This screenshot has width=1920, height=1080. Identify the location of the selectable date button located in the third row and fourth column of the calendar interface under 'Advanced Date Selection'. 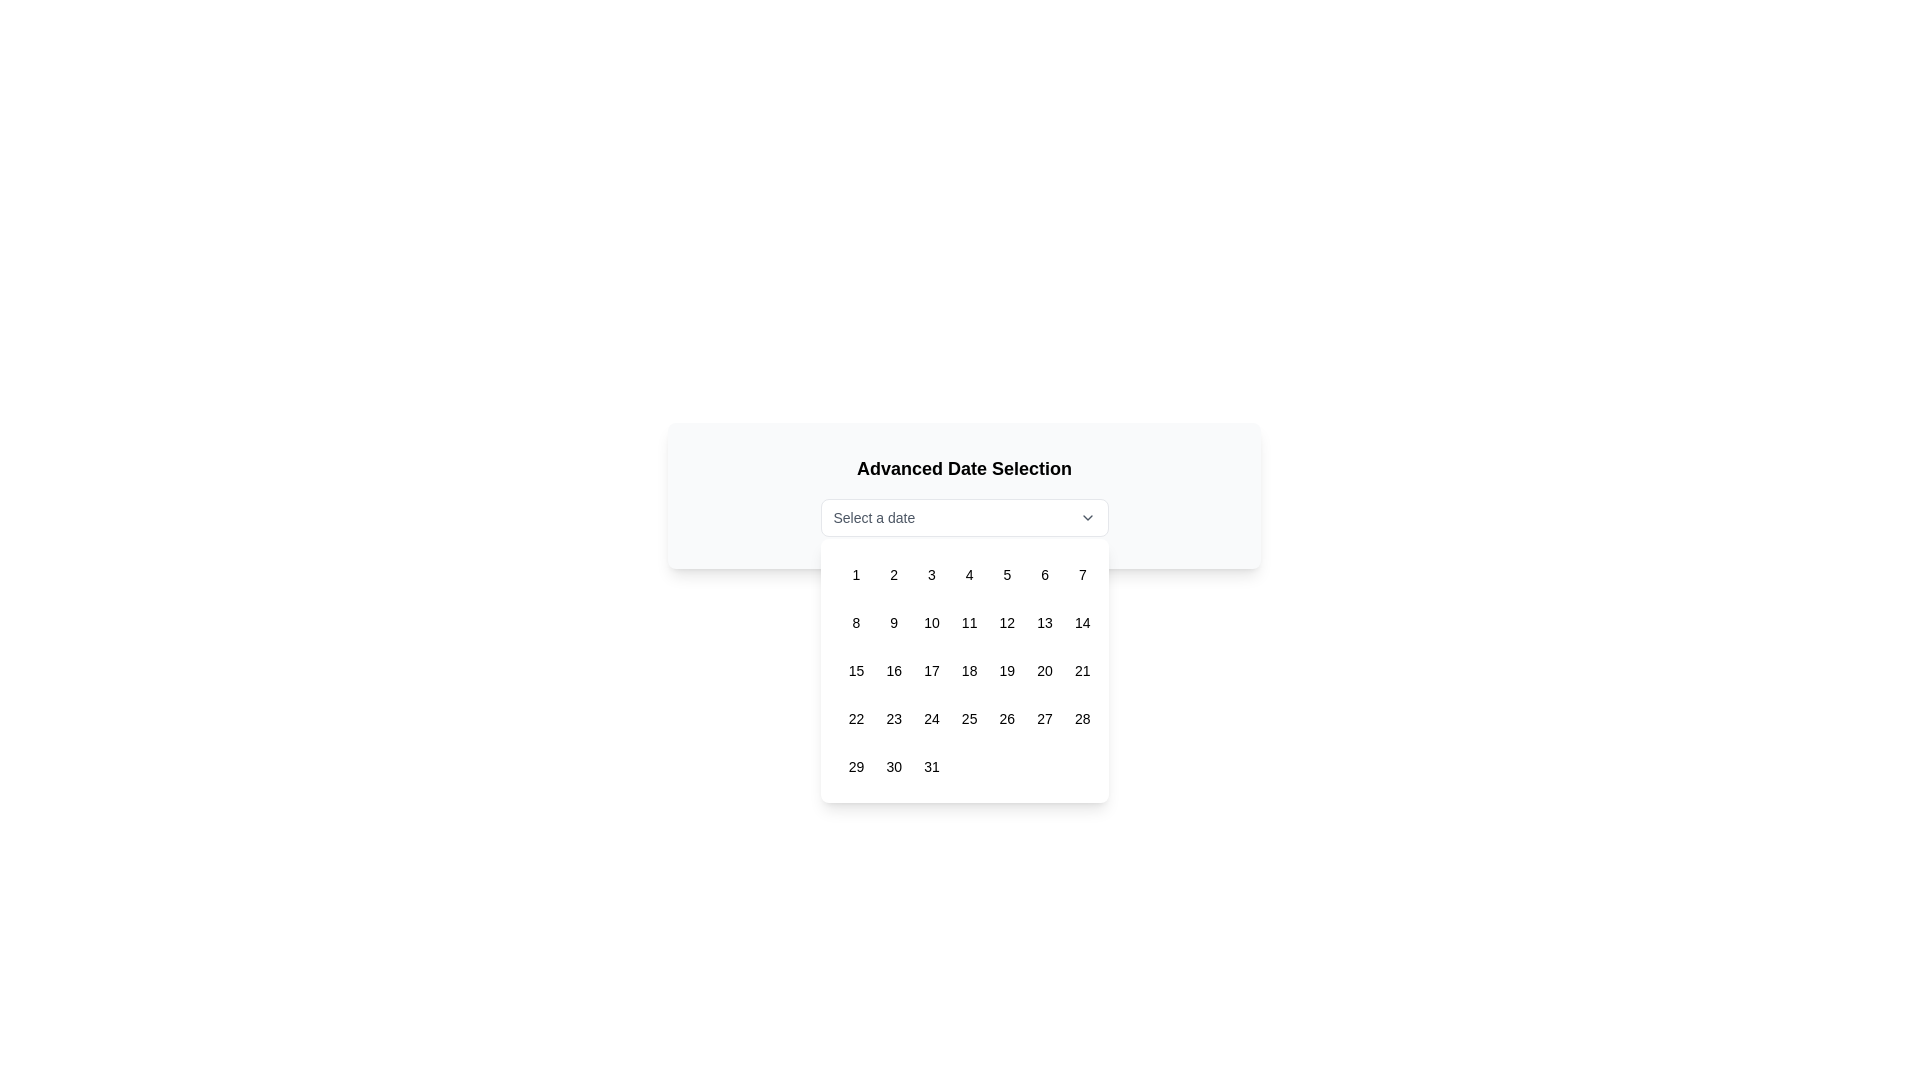
(892, 671).